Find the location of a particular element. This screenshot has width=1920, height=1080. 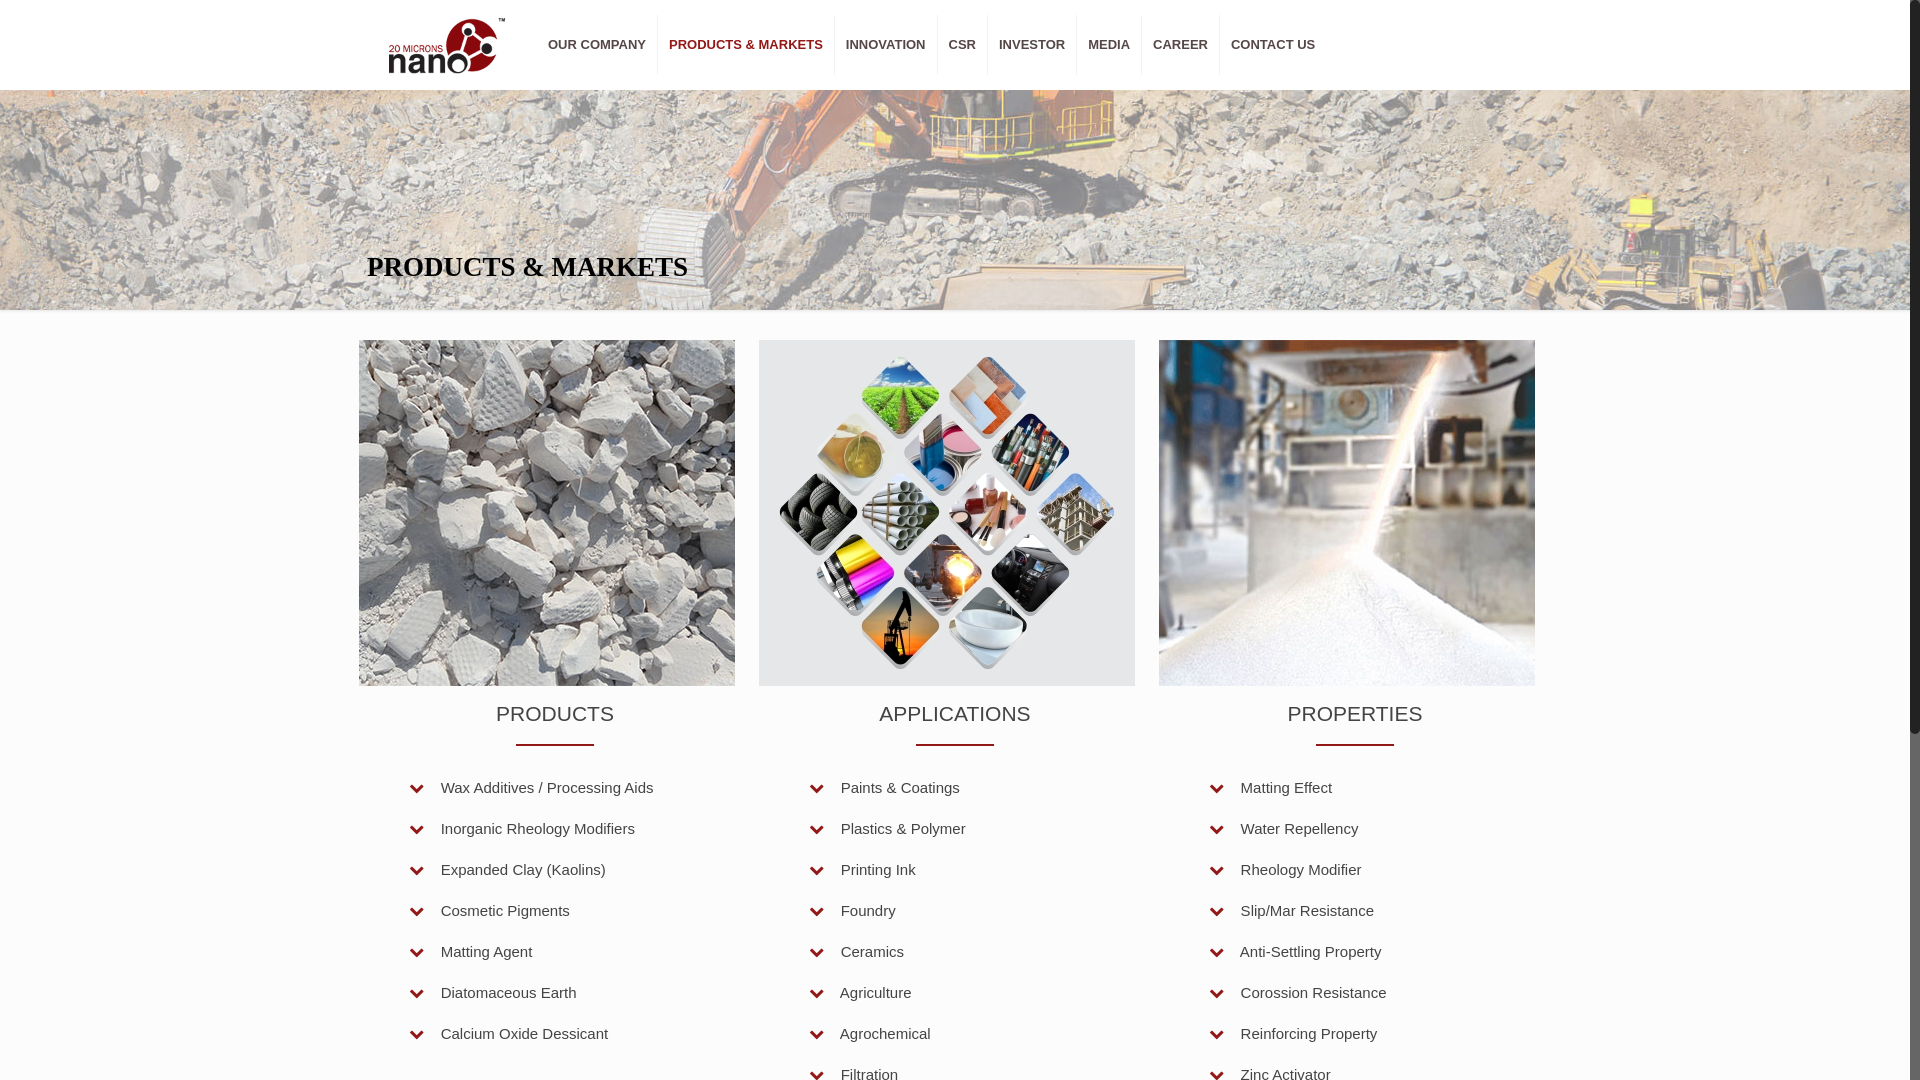

'INNOVATION' is located at coordinates (885, 45).